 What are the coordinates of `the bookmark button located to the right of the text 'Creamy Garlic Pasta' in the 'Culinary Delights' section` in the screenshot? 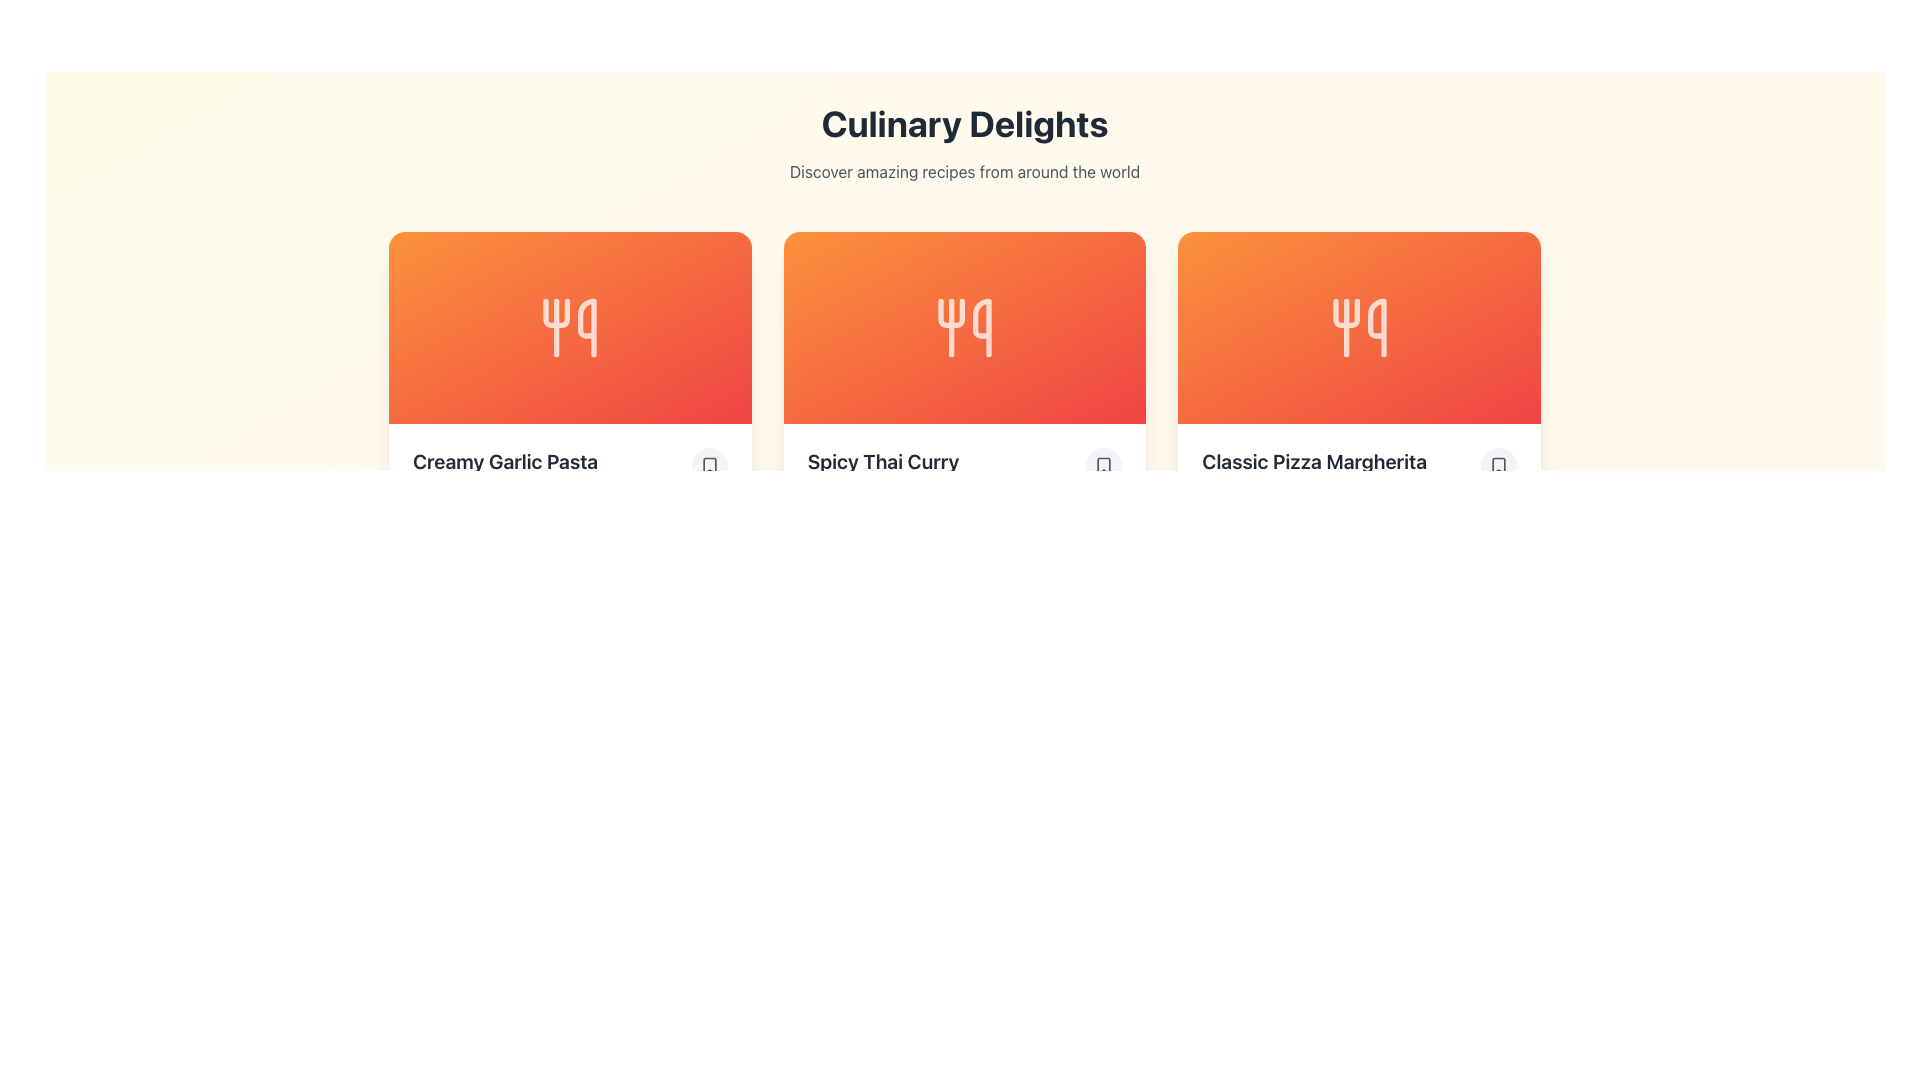 It's located at (709, 466).